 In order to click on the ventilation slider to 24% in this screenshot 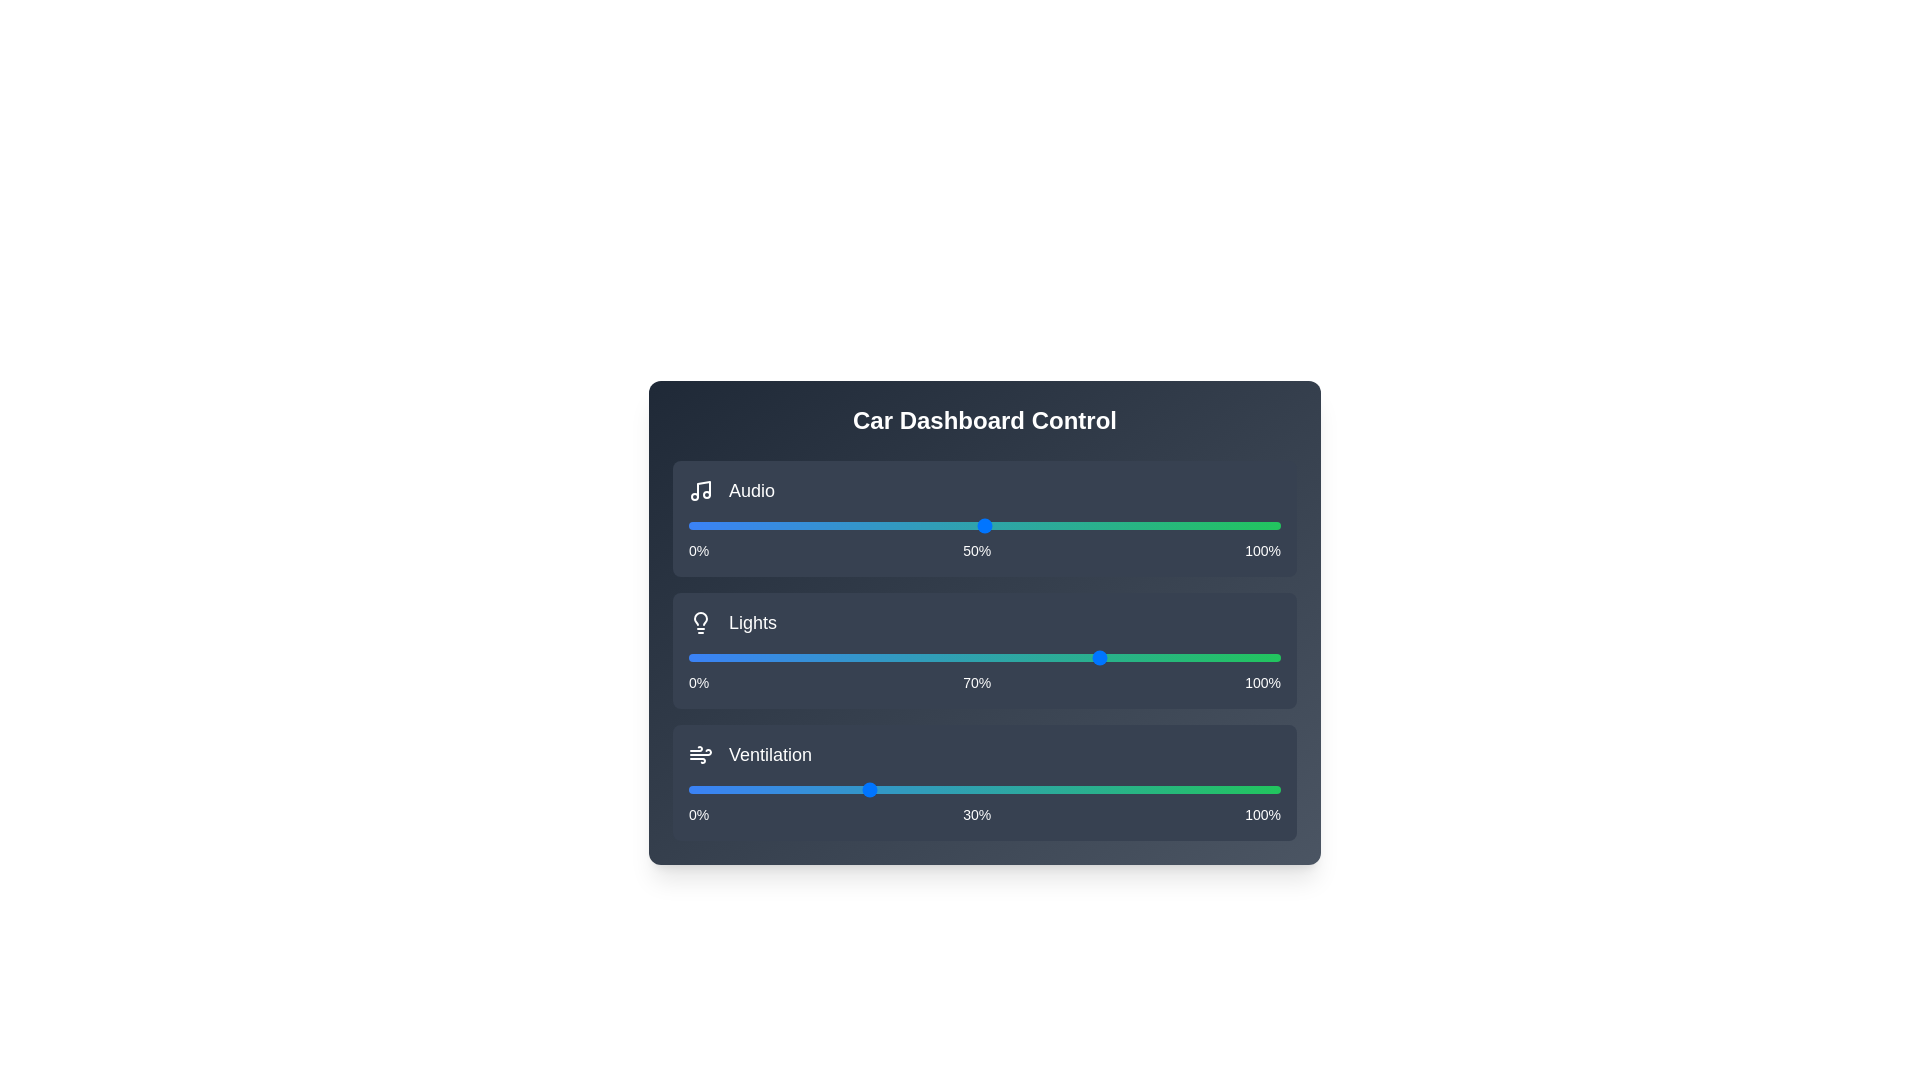, I will do `click(831, 789)`.